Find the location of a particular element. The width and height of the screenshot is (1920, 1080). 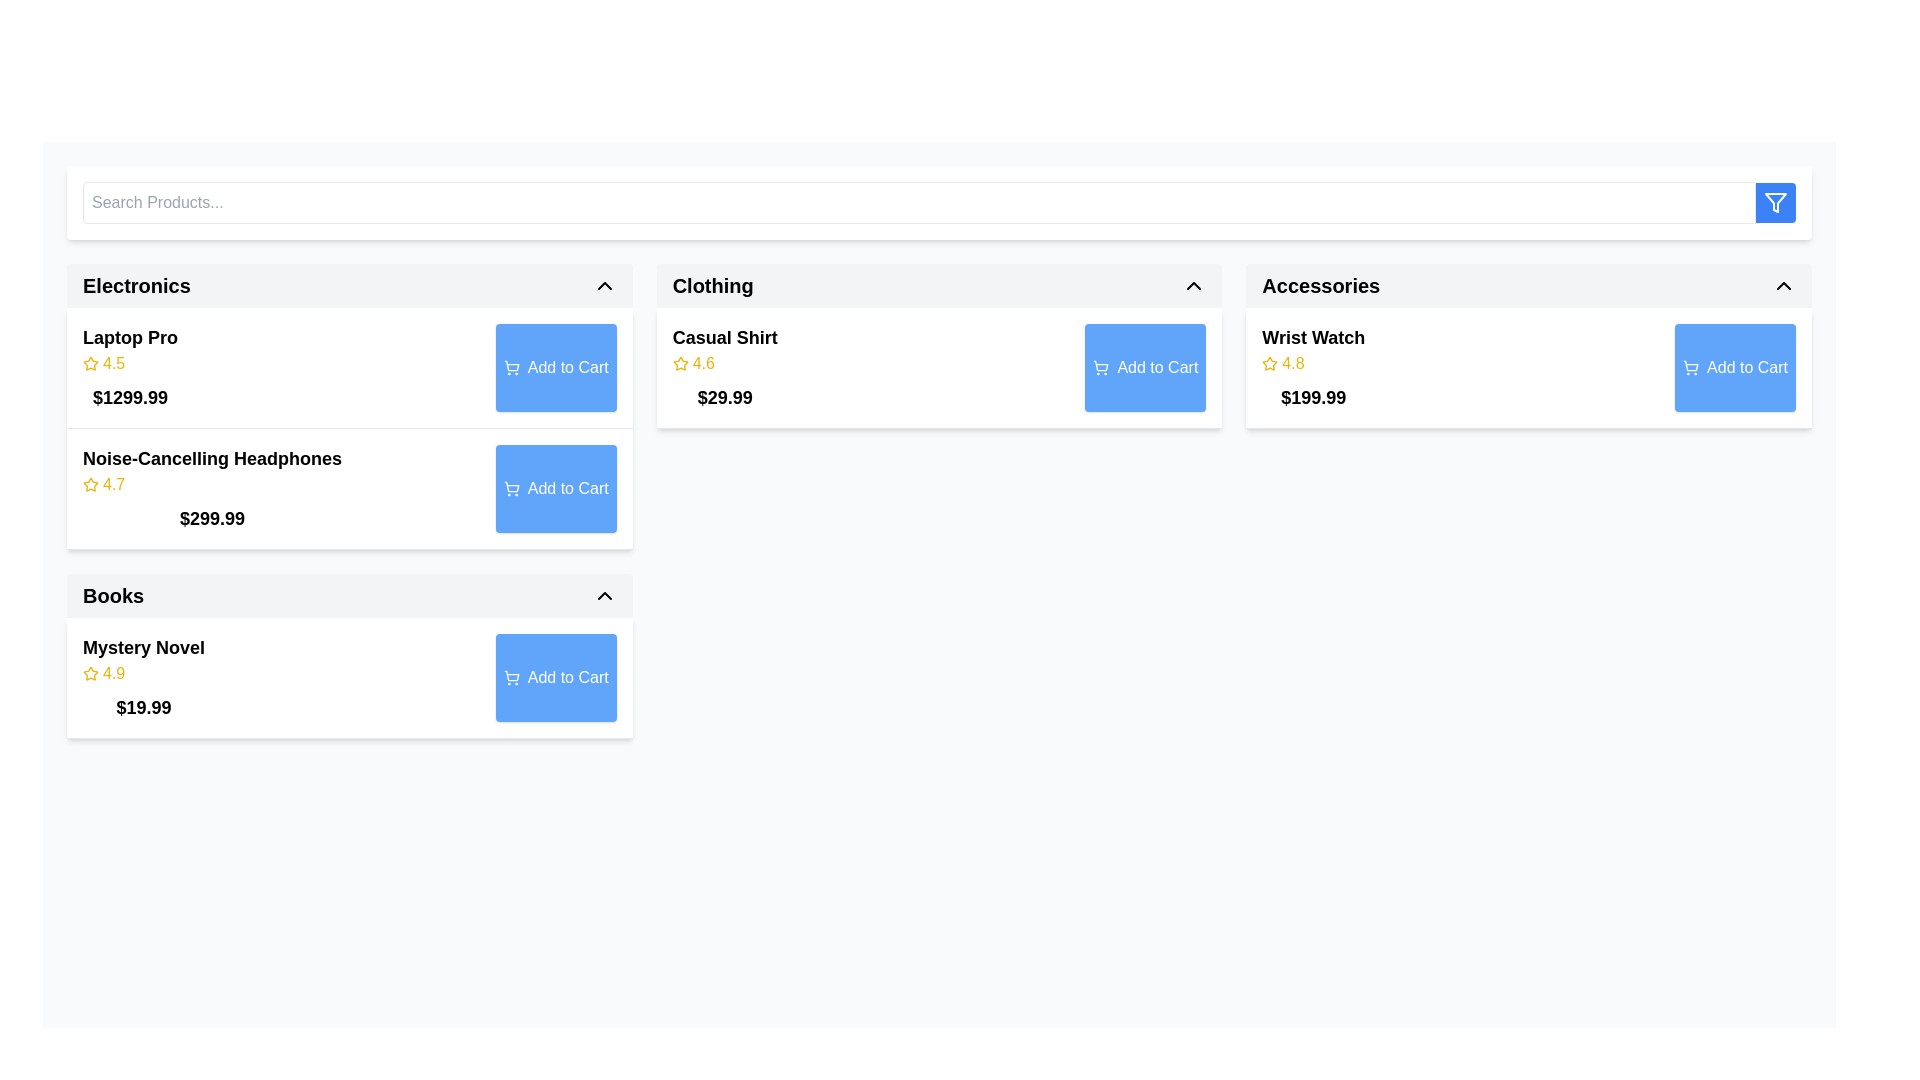

the rating icon for the 'Wrist Watch' product, which visually represents a score of '4.8' in the 'Accessories' section is located at coordinates (1269, 363).